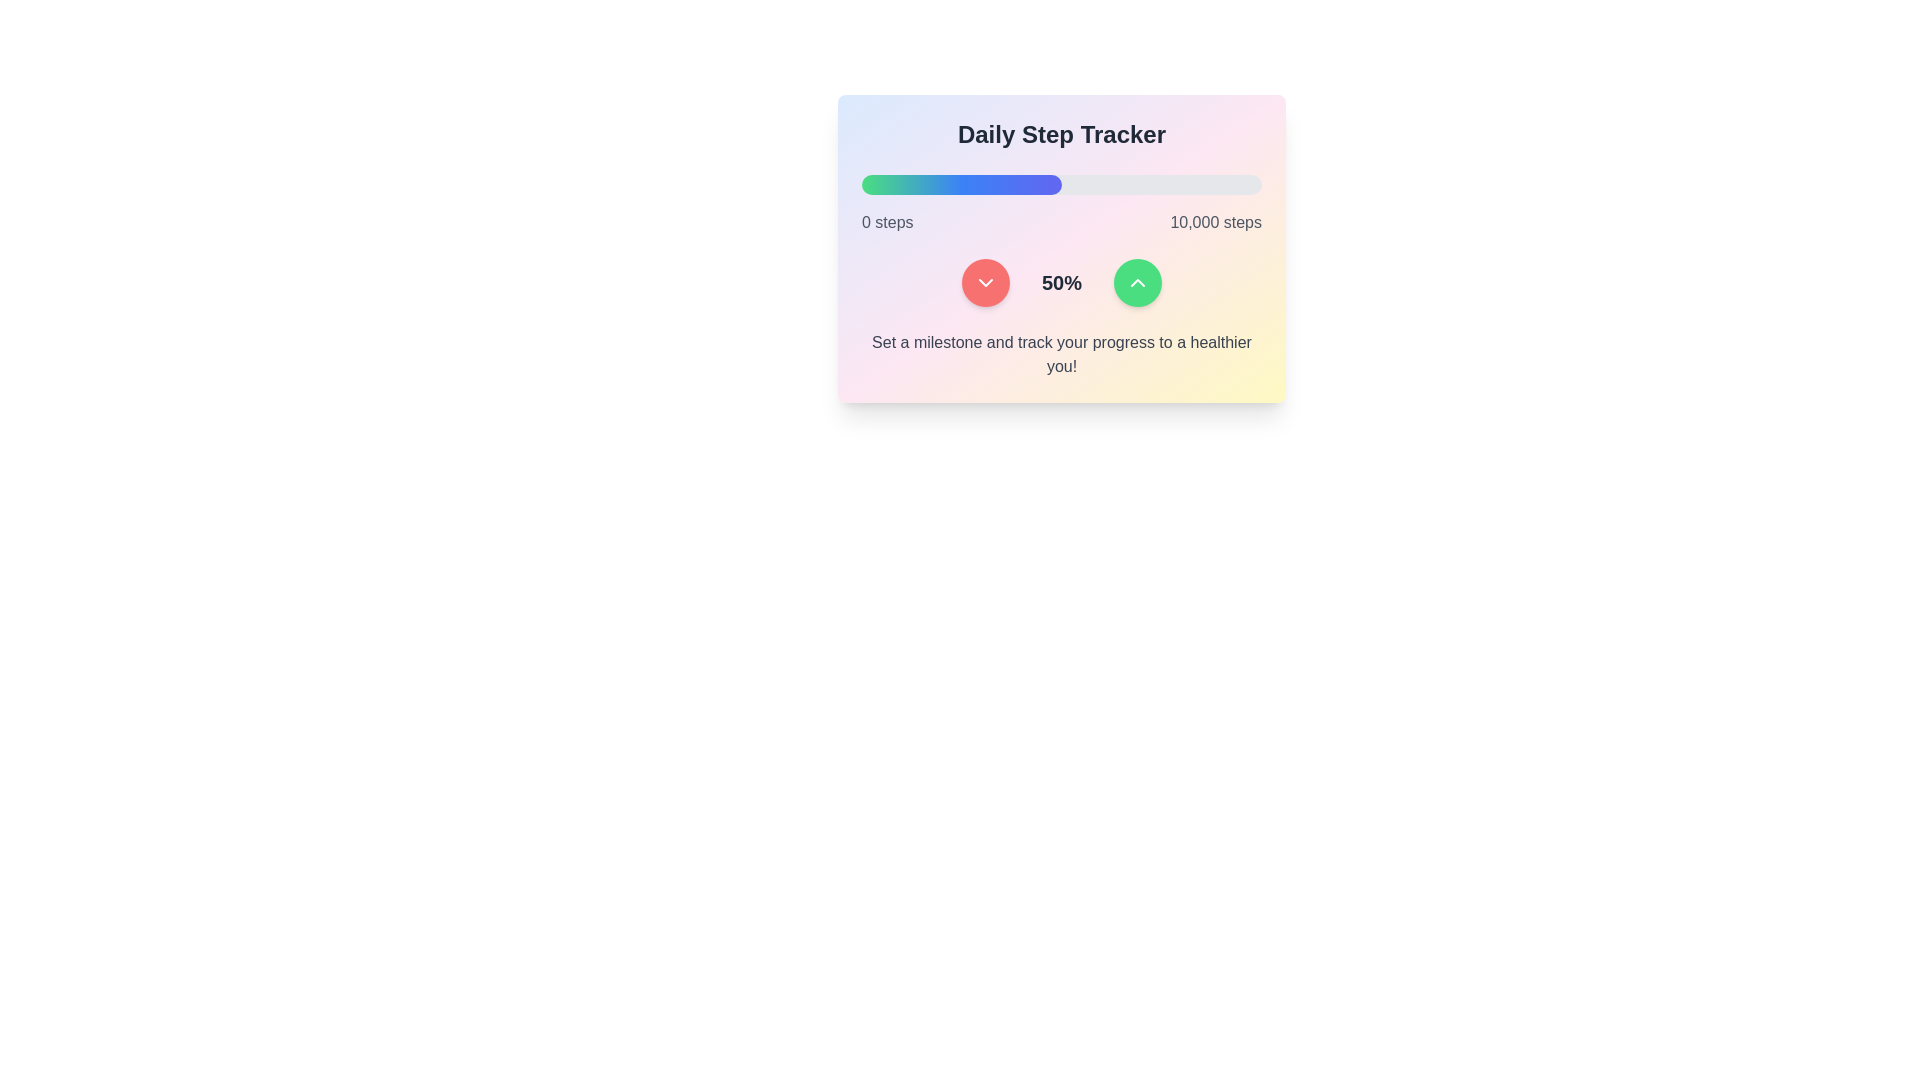  What do you see at coordinates (1137, 282) in the screenshot?
I see `the button that increases the displayed percentage value, located to the right of a red circular button and next to a '50%' percentage display` at bounding box center [1137, 282].